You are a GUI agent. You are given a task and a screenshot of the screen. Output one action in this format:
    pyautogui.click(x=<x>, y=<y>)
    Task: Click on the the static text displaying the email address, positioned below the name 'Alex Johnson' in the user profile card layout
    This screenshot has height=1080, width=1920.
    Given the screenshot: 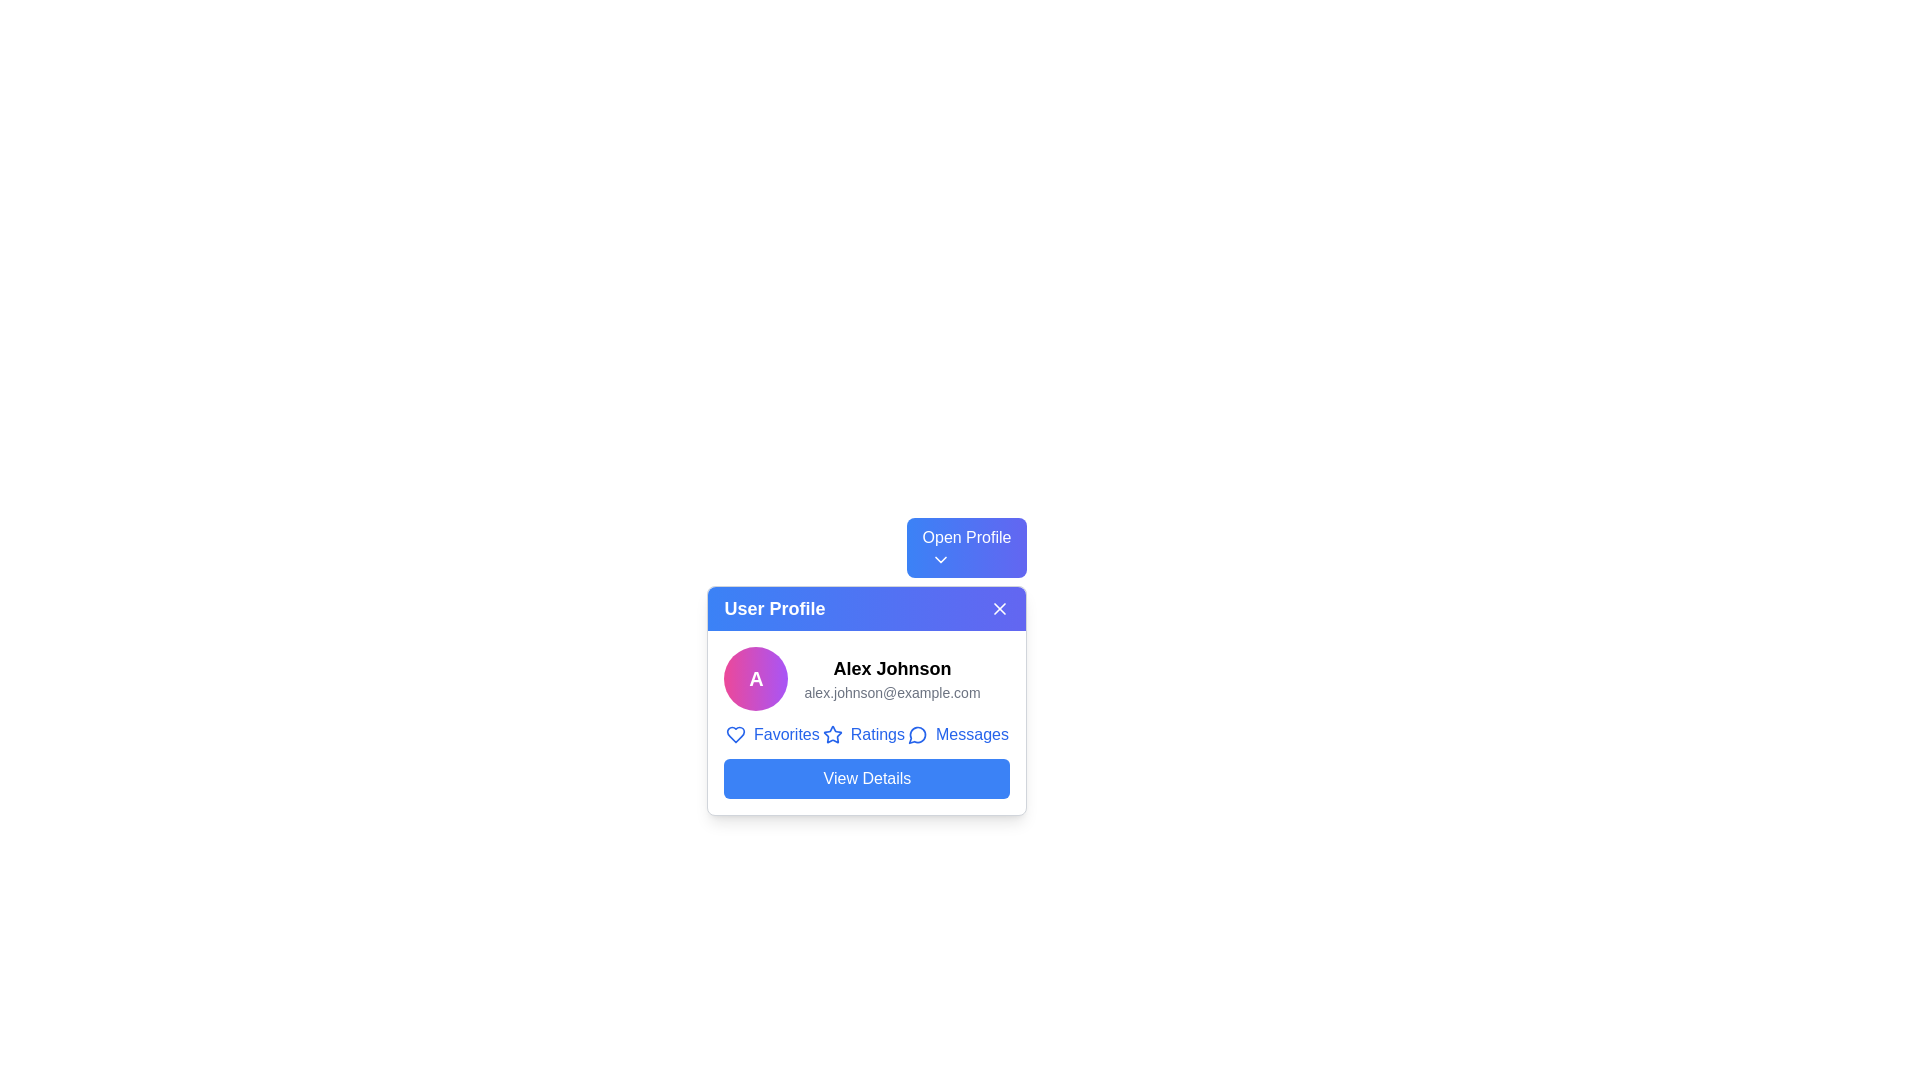 What is the action you would take?
    pyautogui.click(x=891, y=692)
    